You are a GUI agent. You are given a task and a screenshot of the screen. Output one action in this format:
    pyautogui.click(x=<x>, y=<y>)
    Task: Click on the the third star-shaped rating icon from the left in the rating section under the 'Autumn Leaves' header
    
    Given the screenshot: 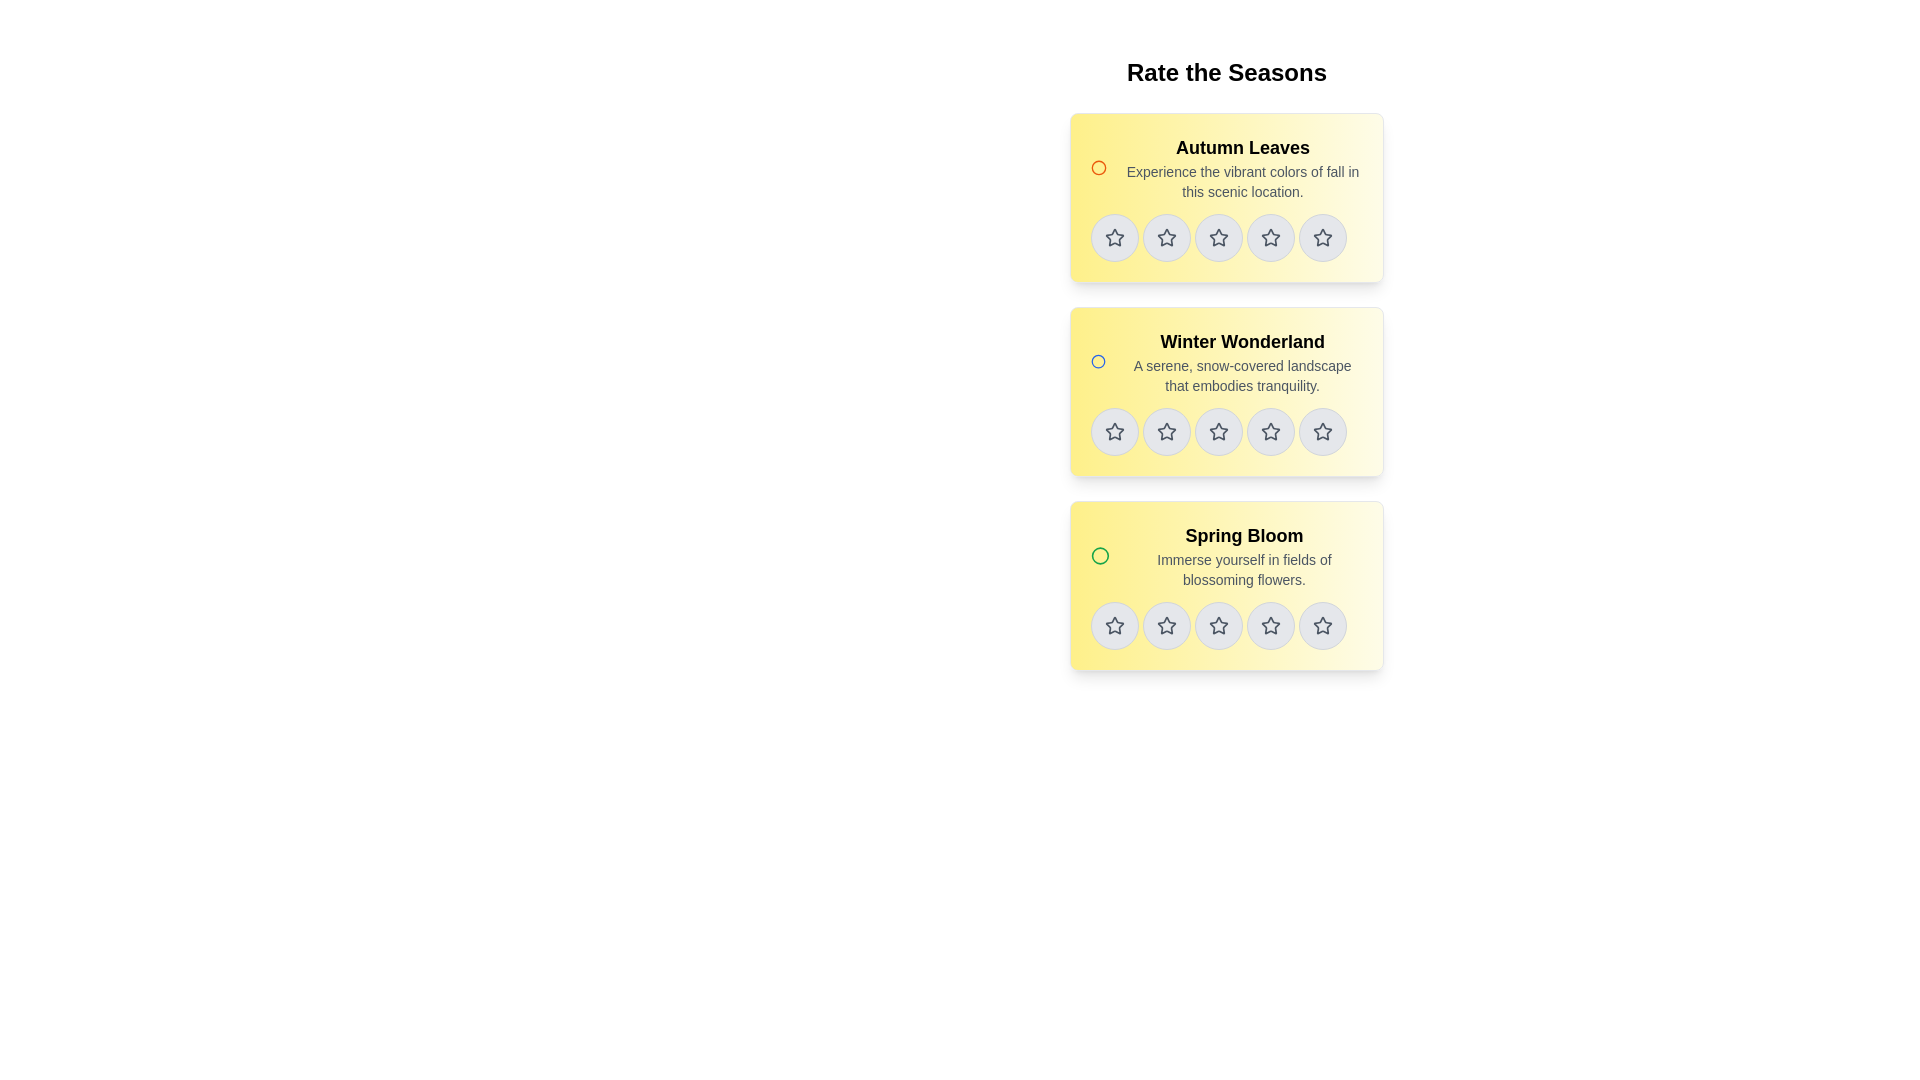 What is the action you would take?
    pyautogui.click(x=1270, y=236)
    